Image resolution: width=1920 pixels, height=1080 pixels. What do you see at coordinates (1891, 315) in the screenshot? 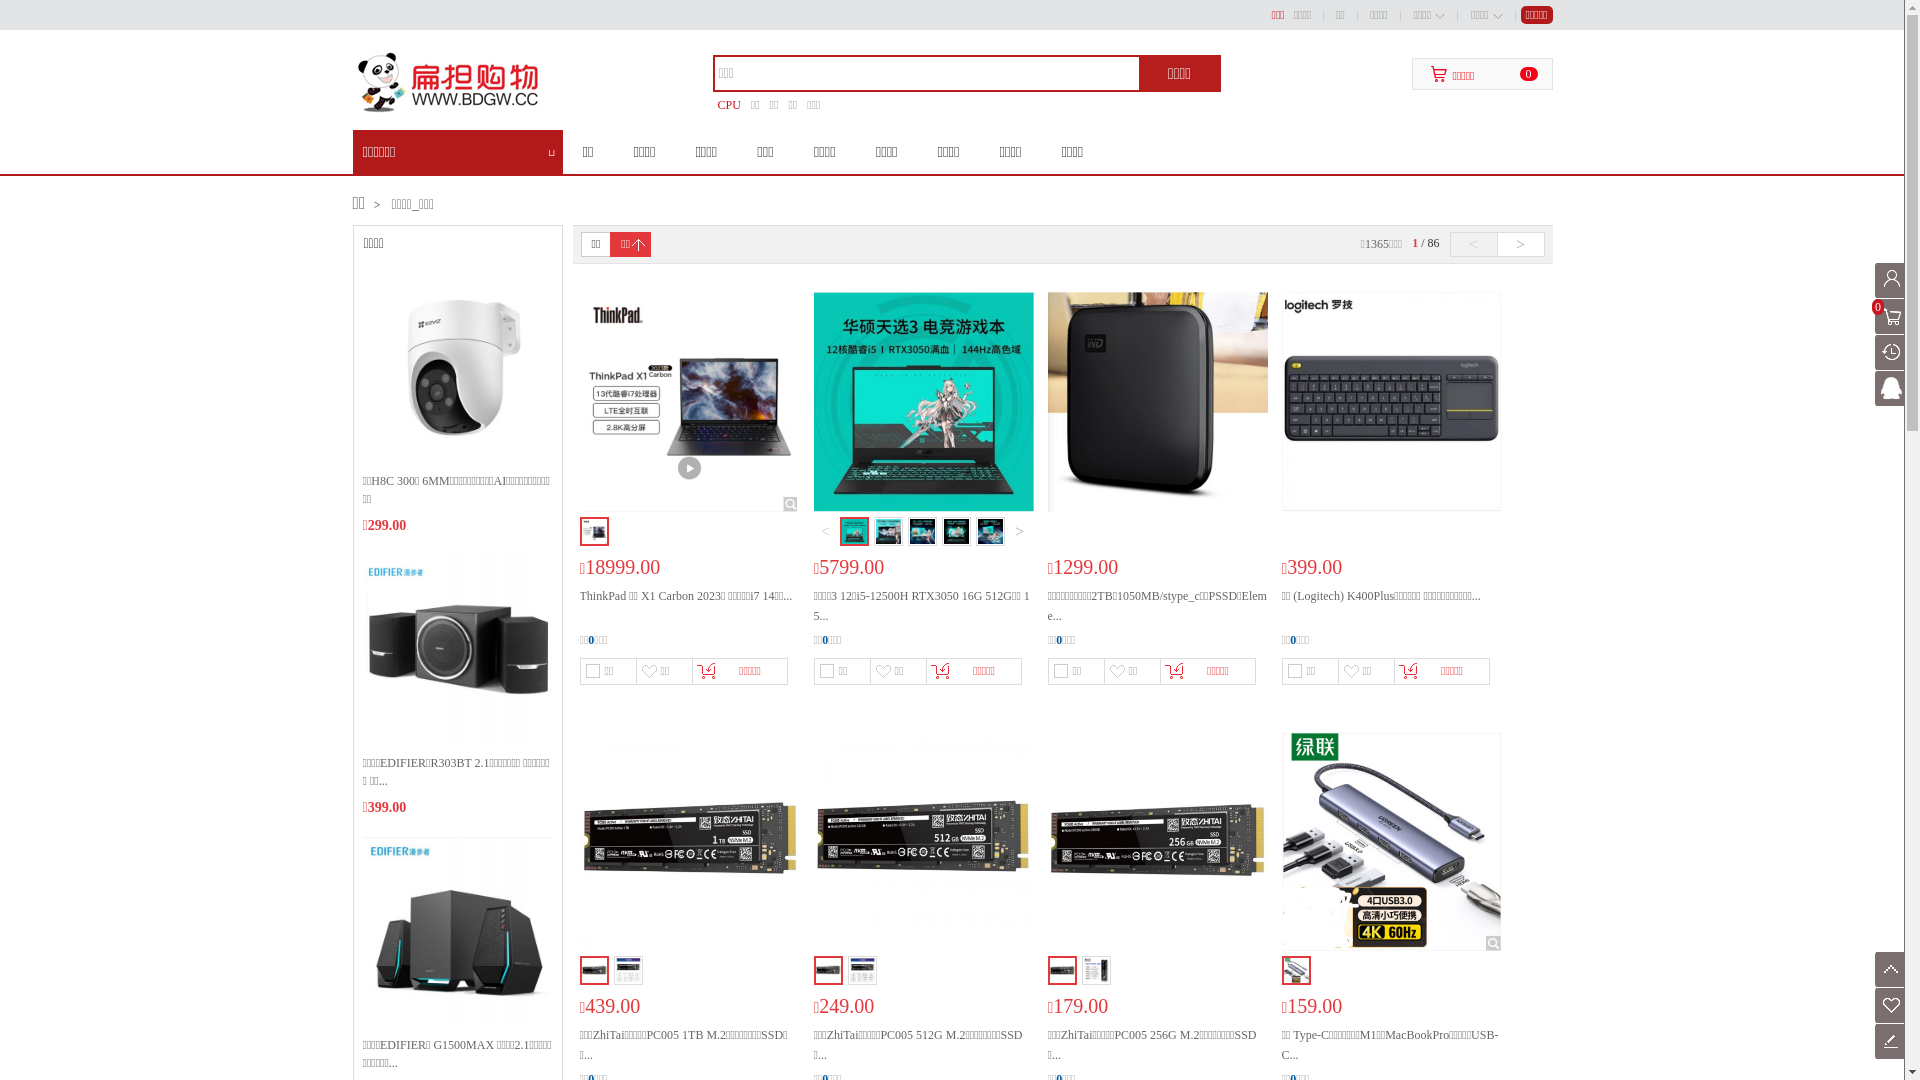
I see `'0'` at bounding box center [1891, 315].